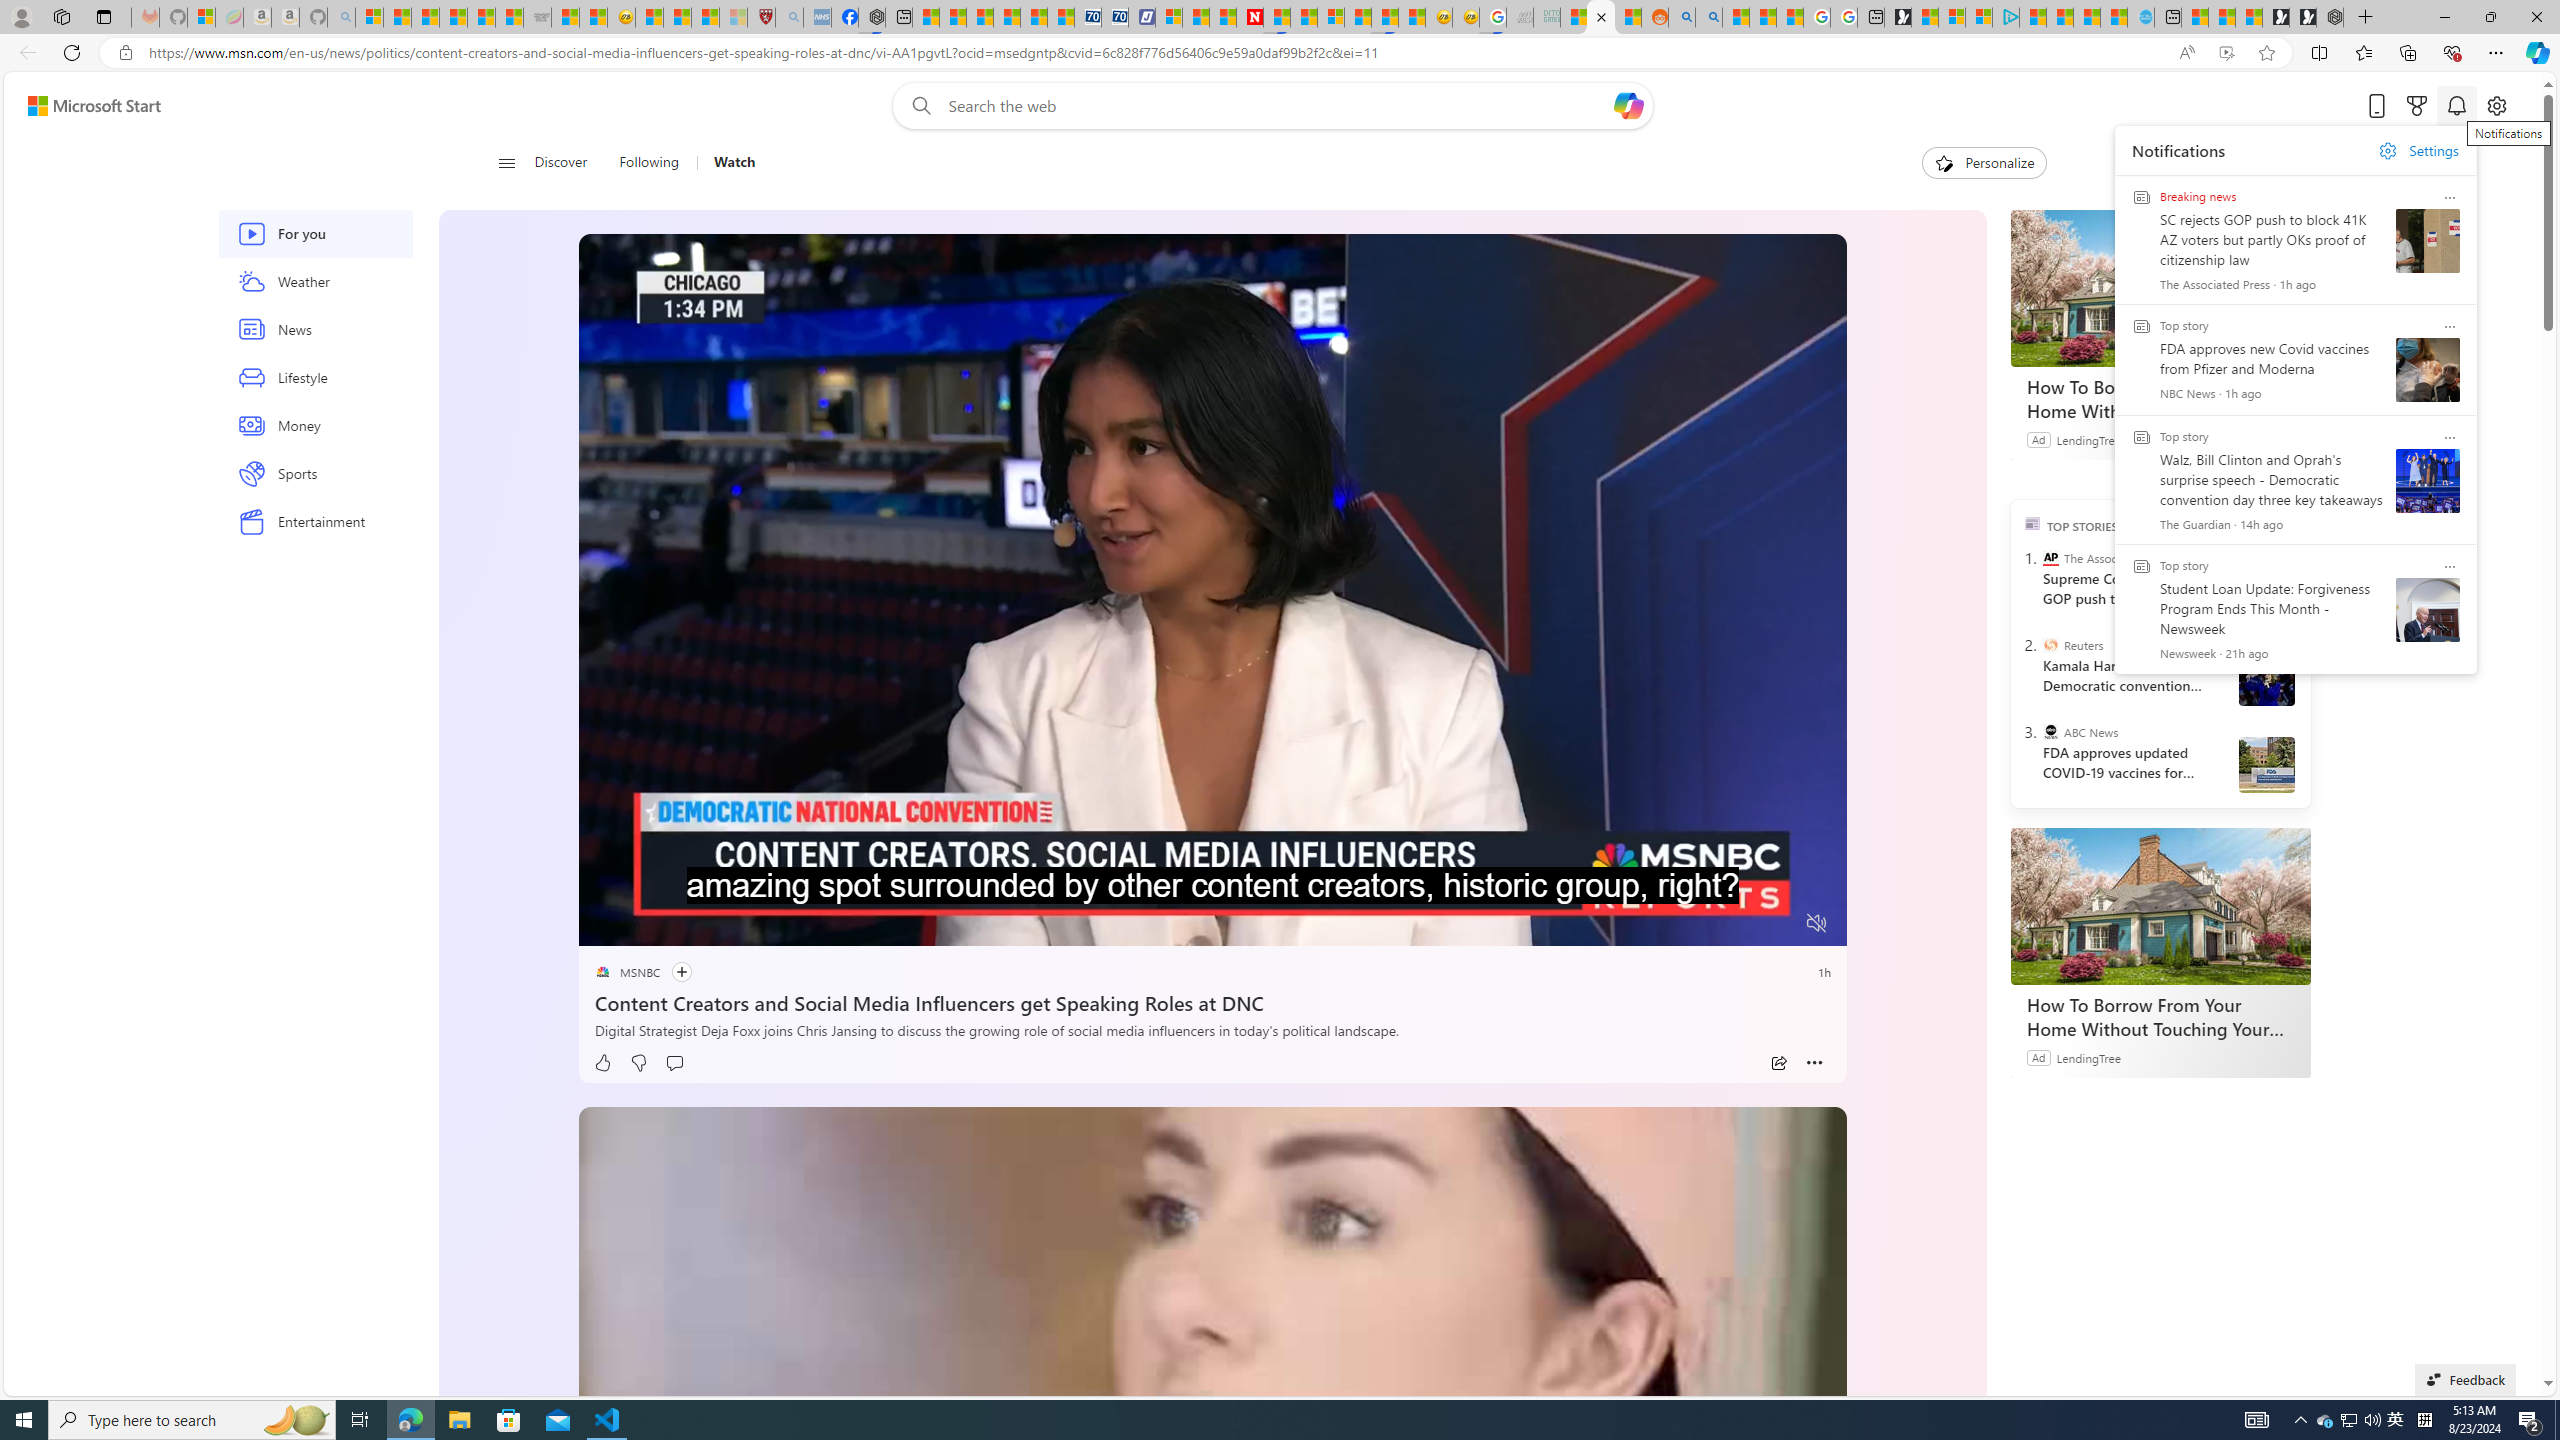 This screenshot has height=1440, width=2560. Describe the element at coordinates (608, 923) in the screenshot. I see `'Pause'` at that location.